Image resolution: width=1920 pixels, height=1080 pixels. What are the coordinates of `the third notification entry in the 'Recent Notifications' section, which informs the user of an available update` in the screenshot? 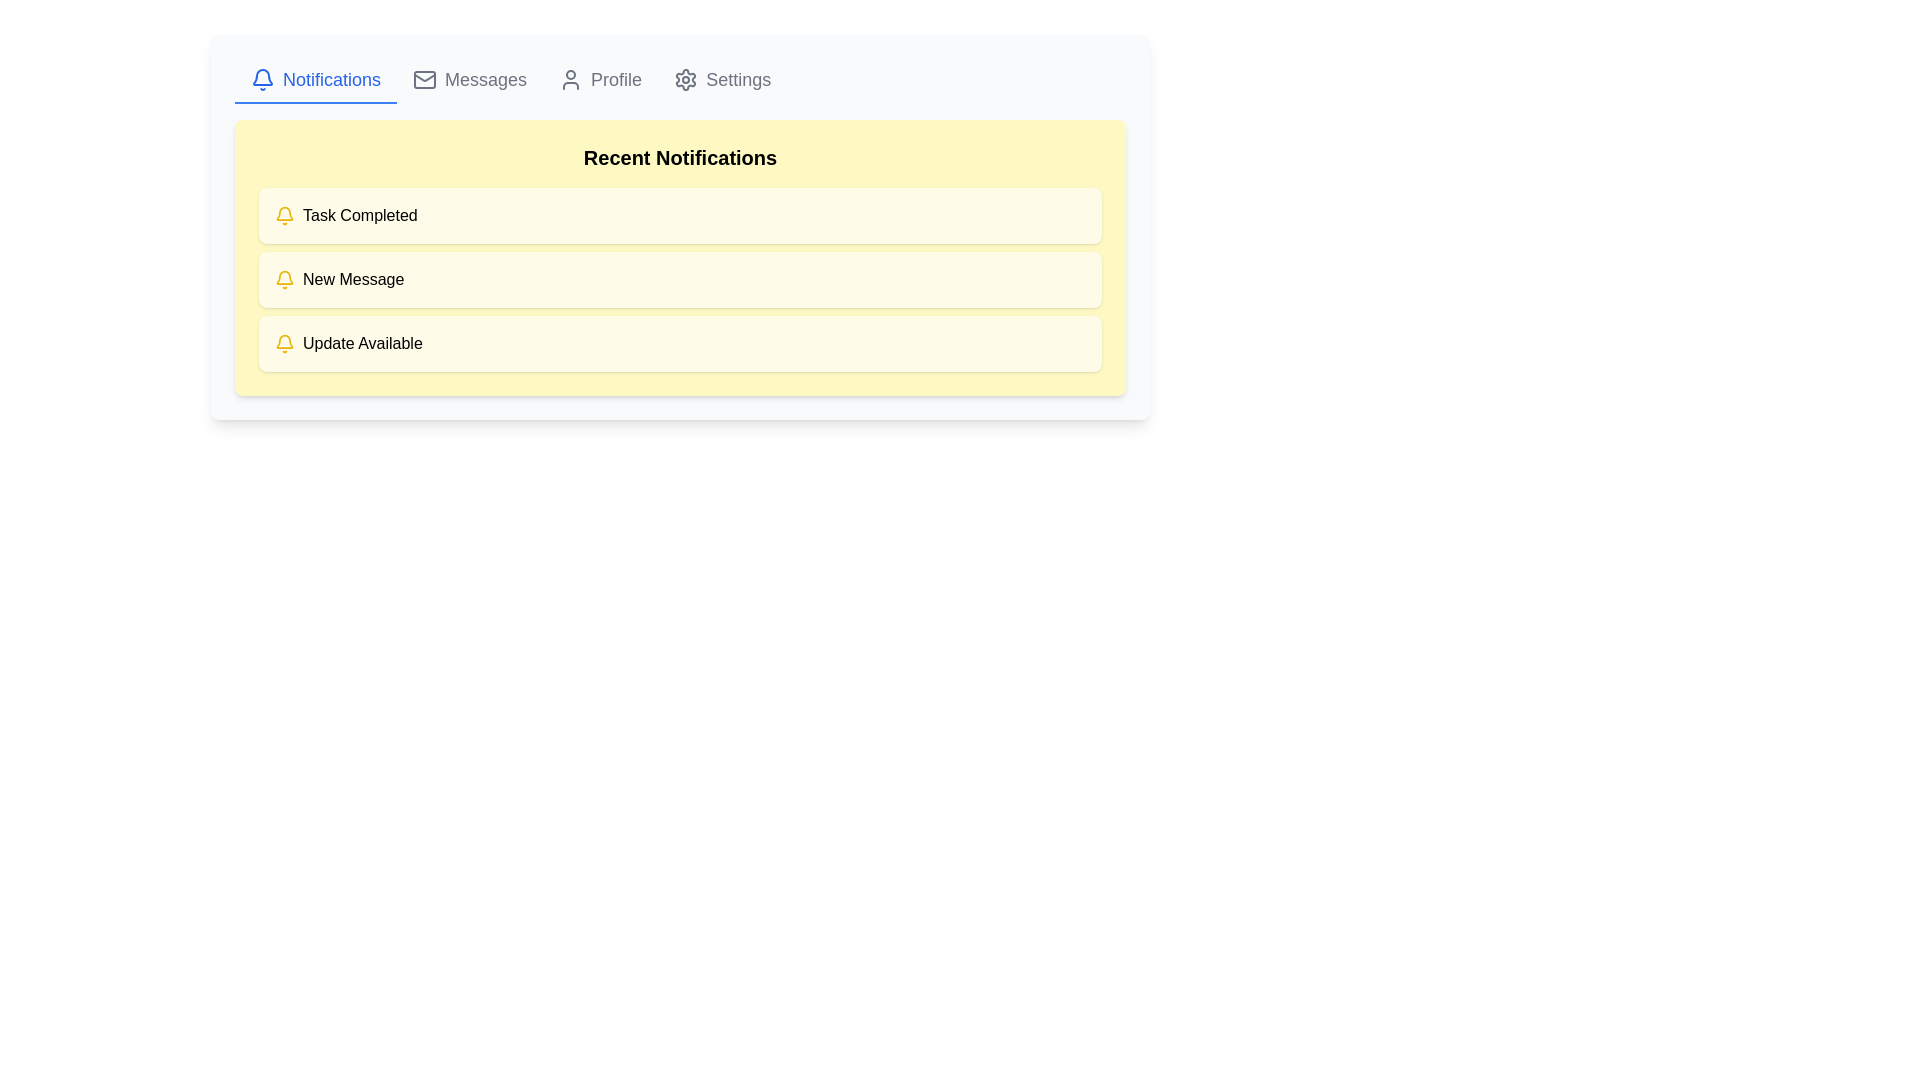 It's located at (680, 342).